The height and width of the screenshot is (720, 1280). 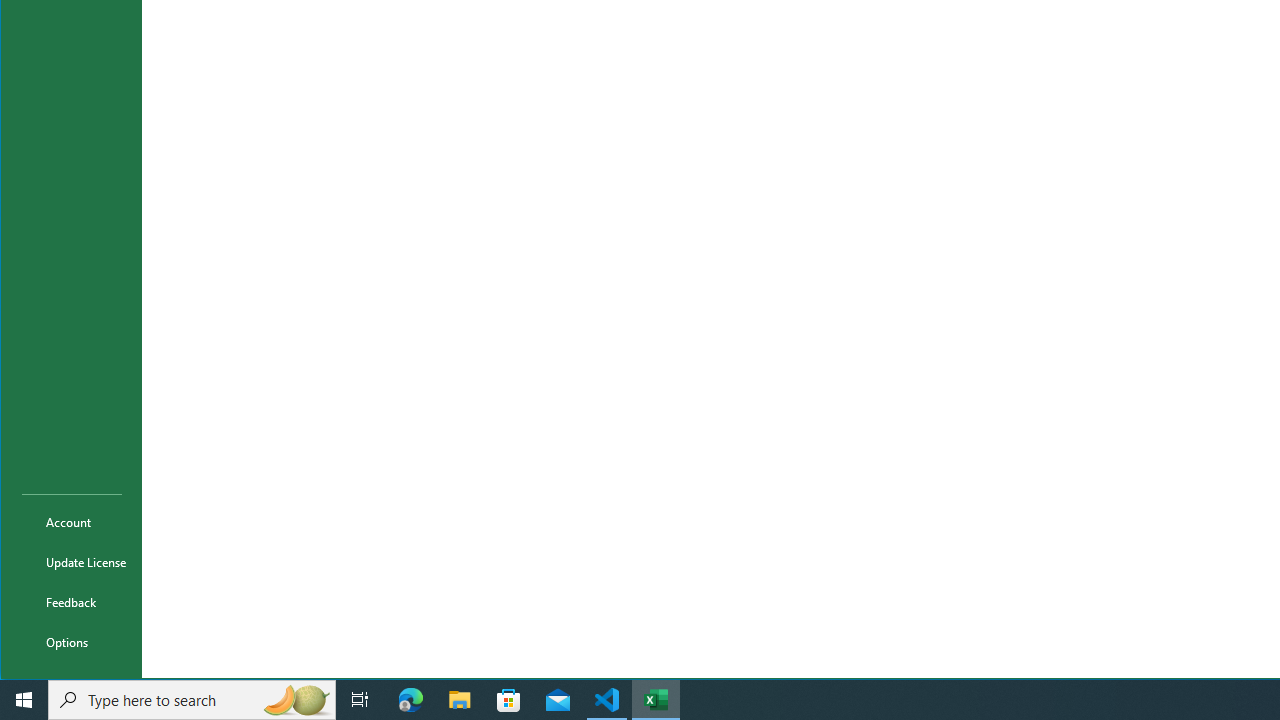 What do you see at coordinates (72, 641) in the screenshot?
I see `'Options'` at bounding box center [72, 641].